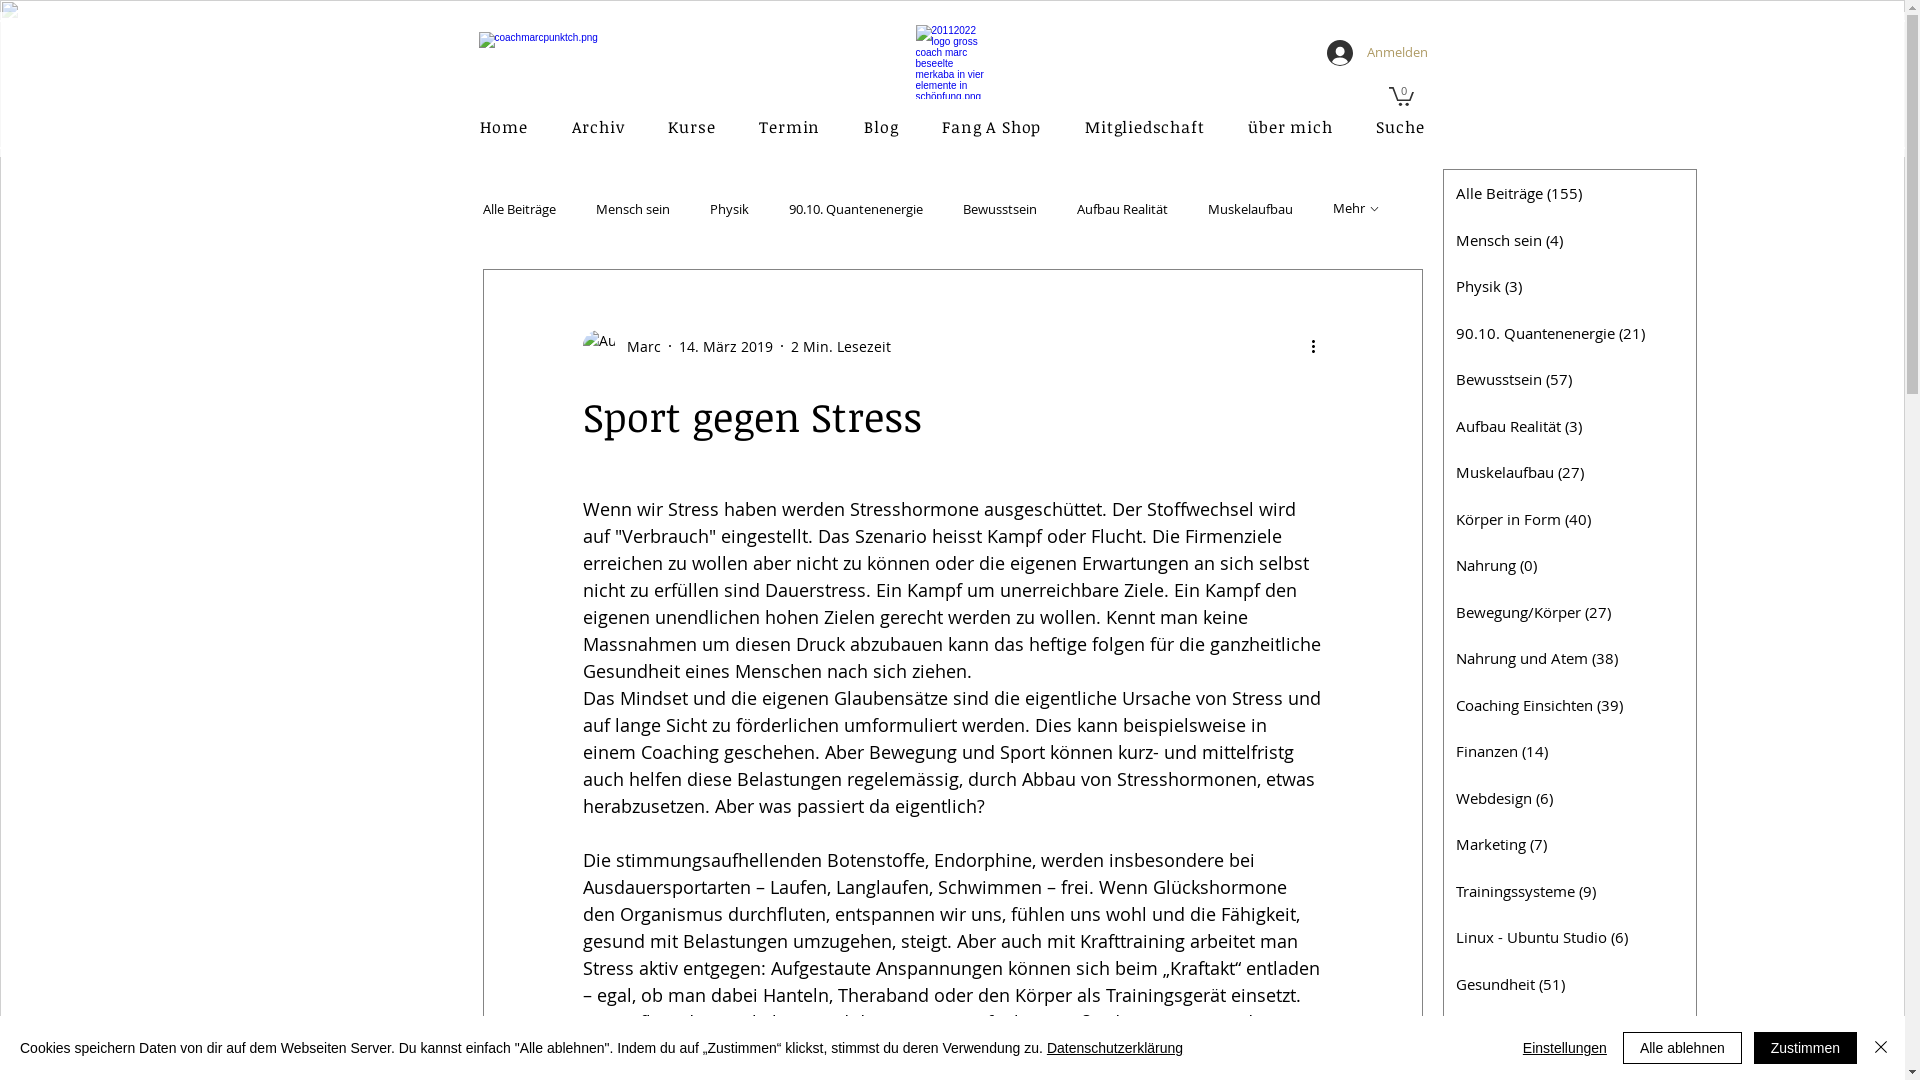  What do you see at coordinates (1805, 1047) in the screenshot?
I see `'Zustimmen'` at bounding box center [1805, 1047].